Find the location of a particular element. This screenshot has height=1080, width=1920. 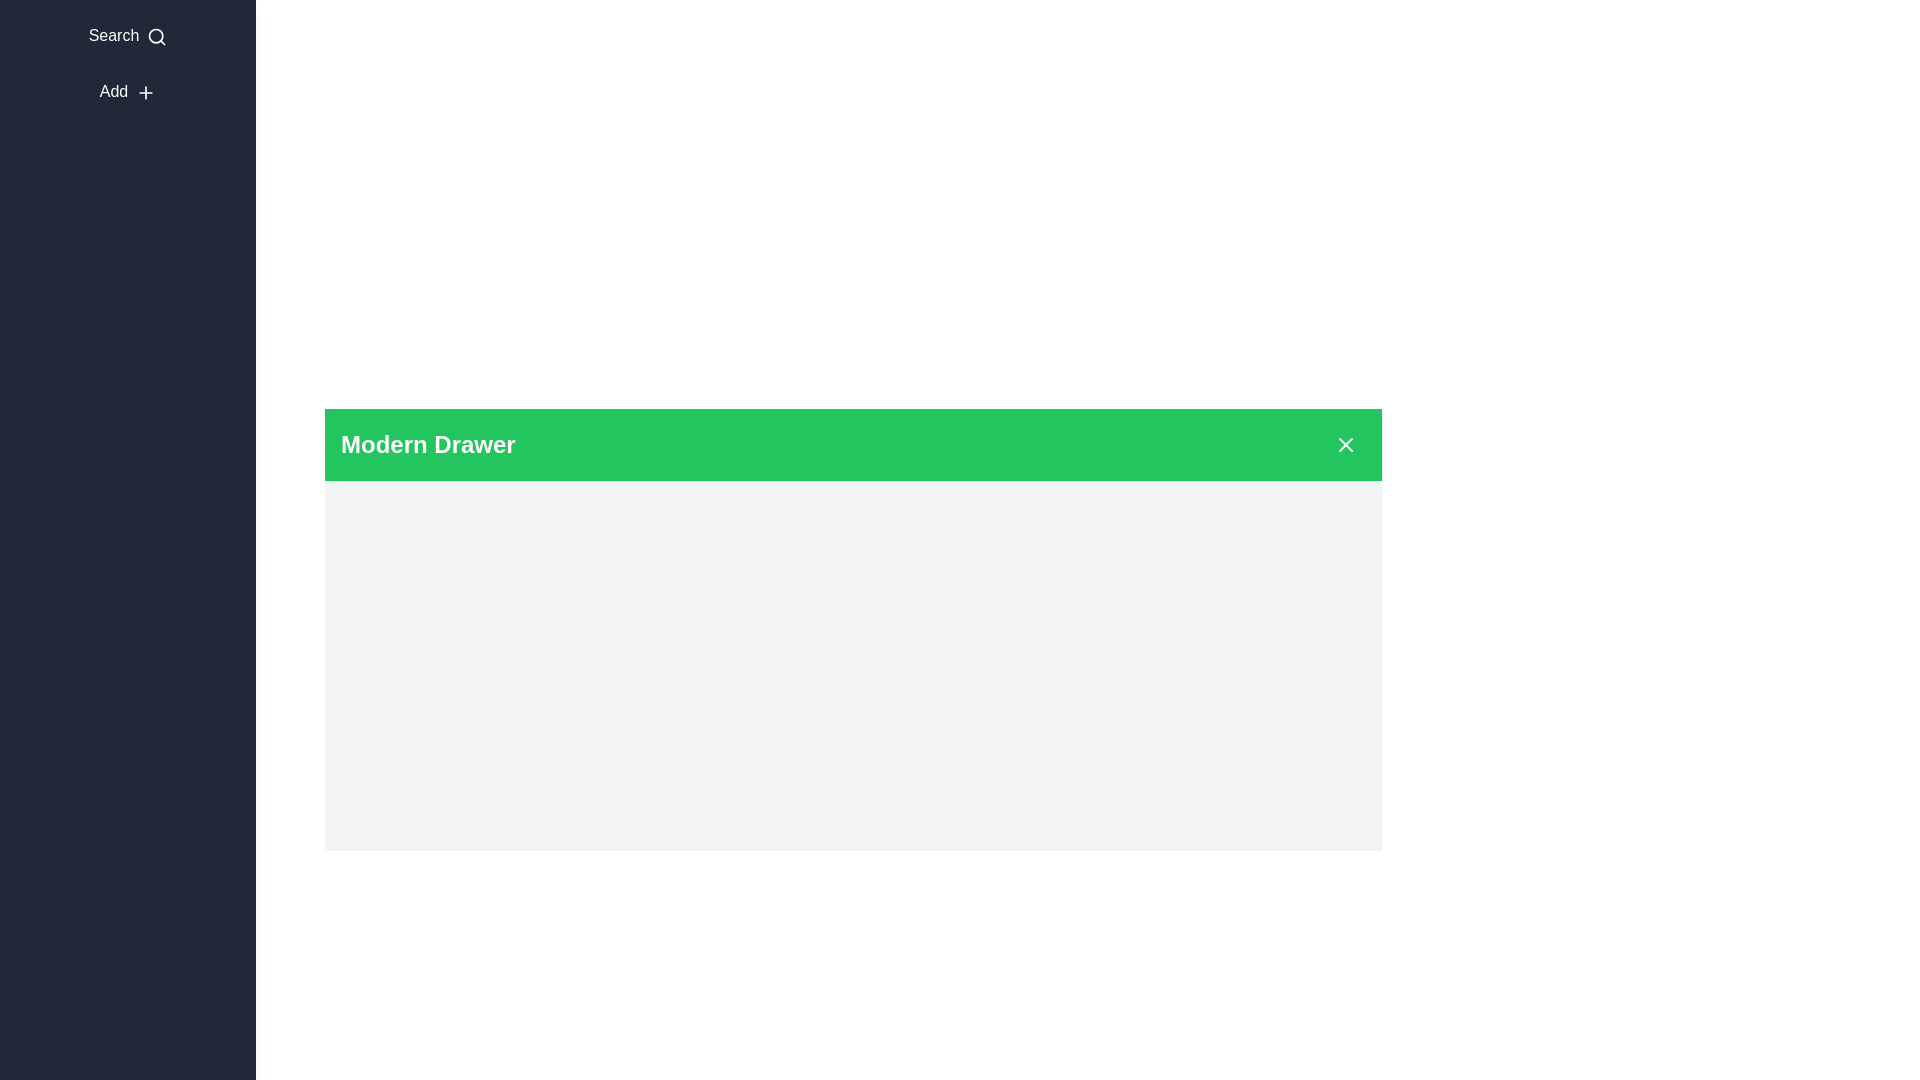

the close button located at the far right end of the green header labeled 'Modern Drawer' is located at coordinates (1345, 443).